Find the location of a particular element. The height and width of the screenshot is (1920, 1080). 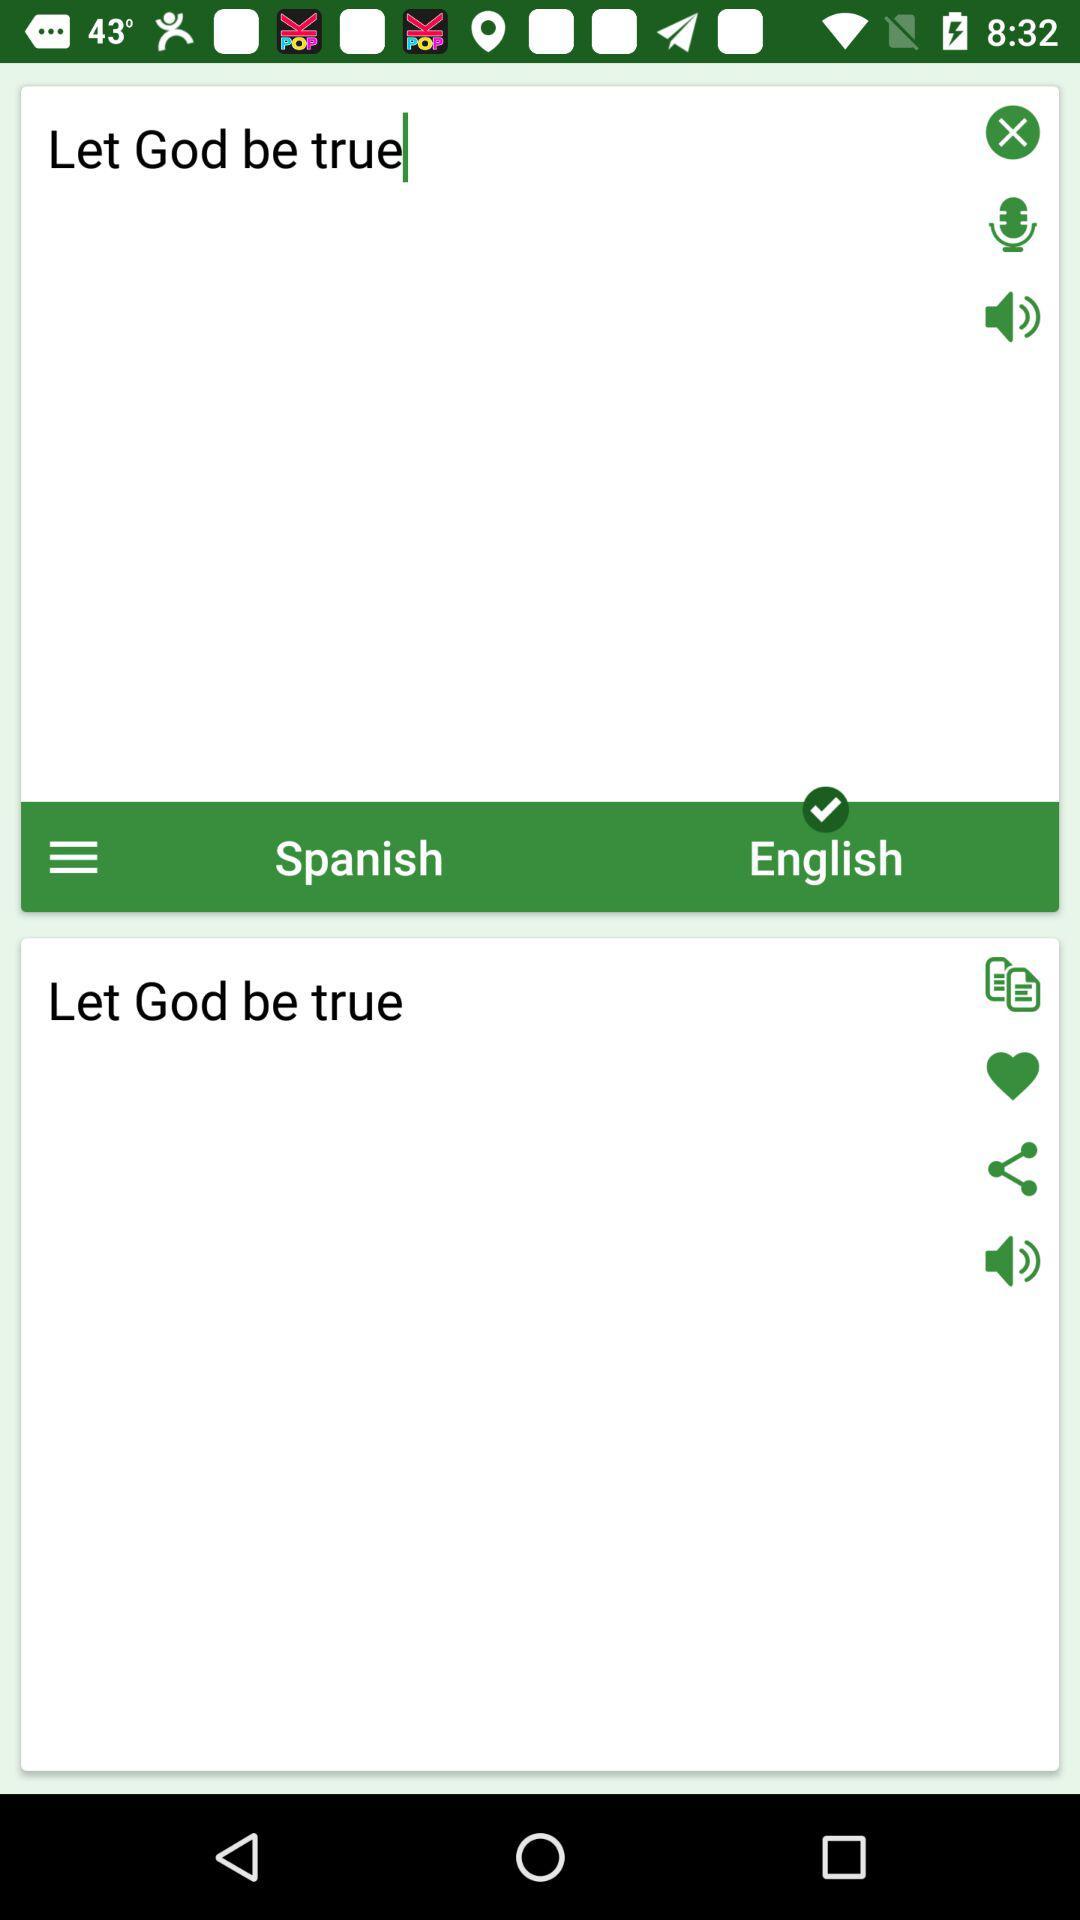

listen to the translation is located at coordinates (1012, 1260).